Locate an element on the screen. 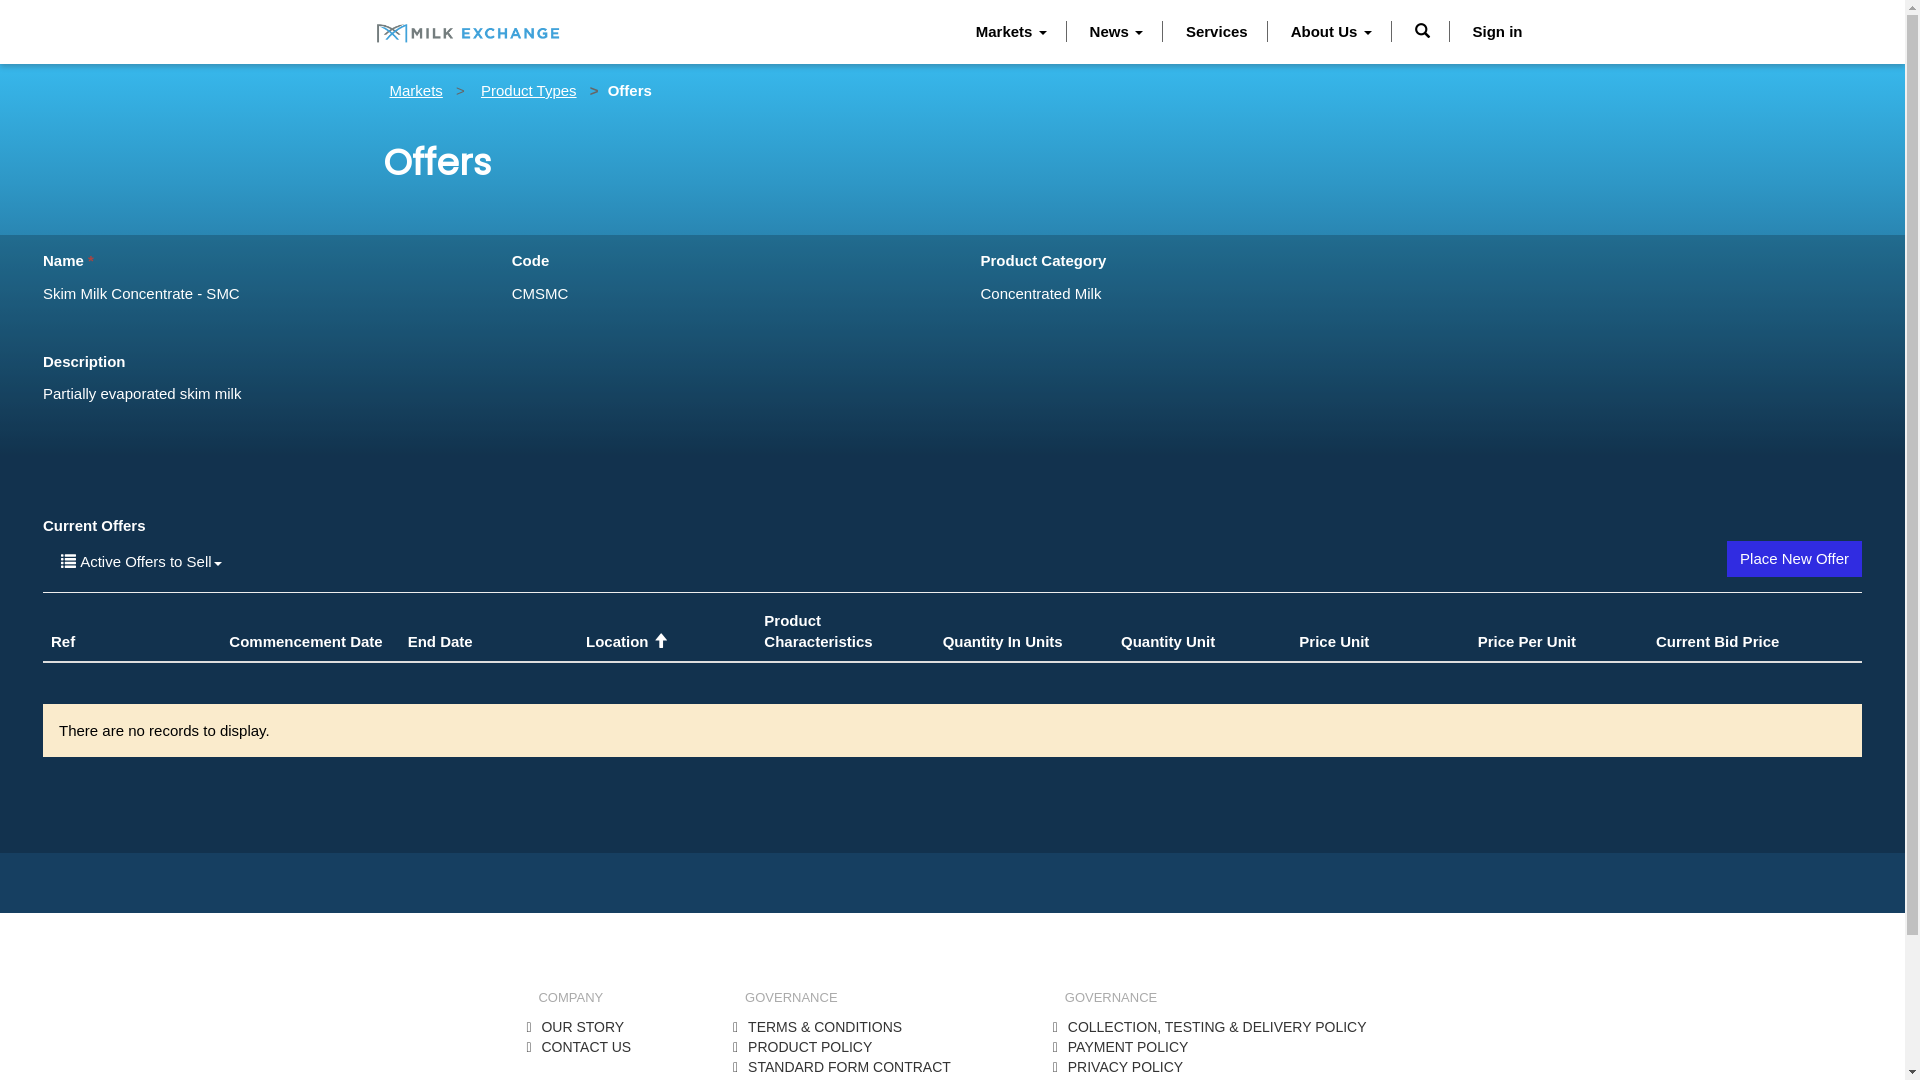 This screenshot has width=1920, height=1080. 'Location is located at coordinates (626, 641).